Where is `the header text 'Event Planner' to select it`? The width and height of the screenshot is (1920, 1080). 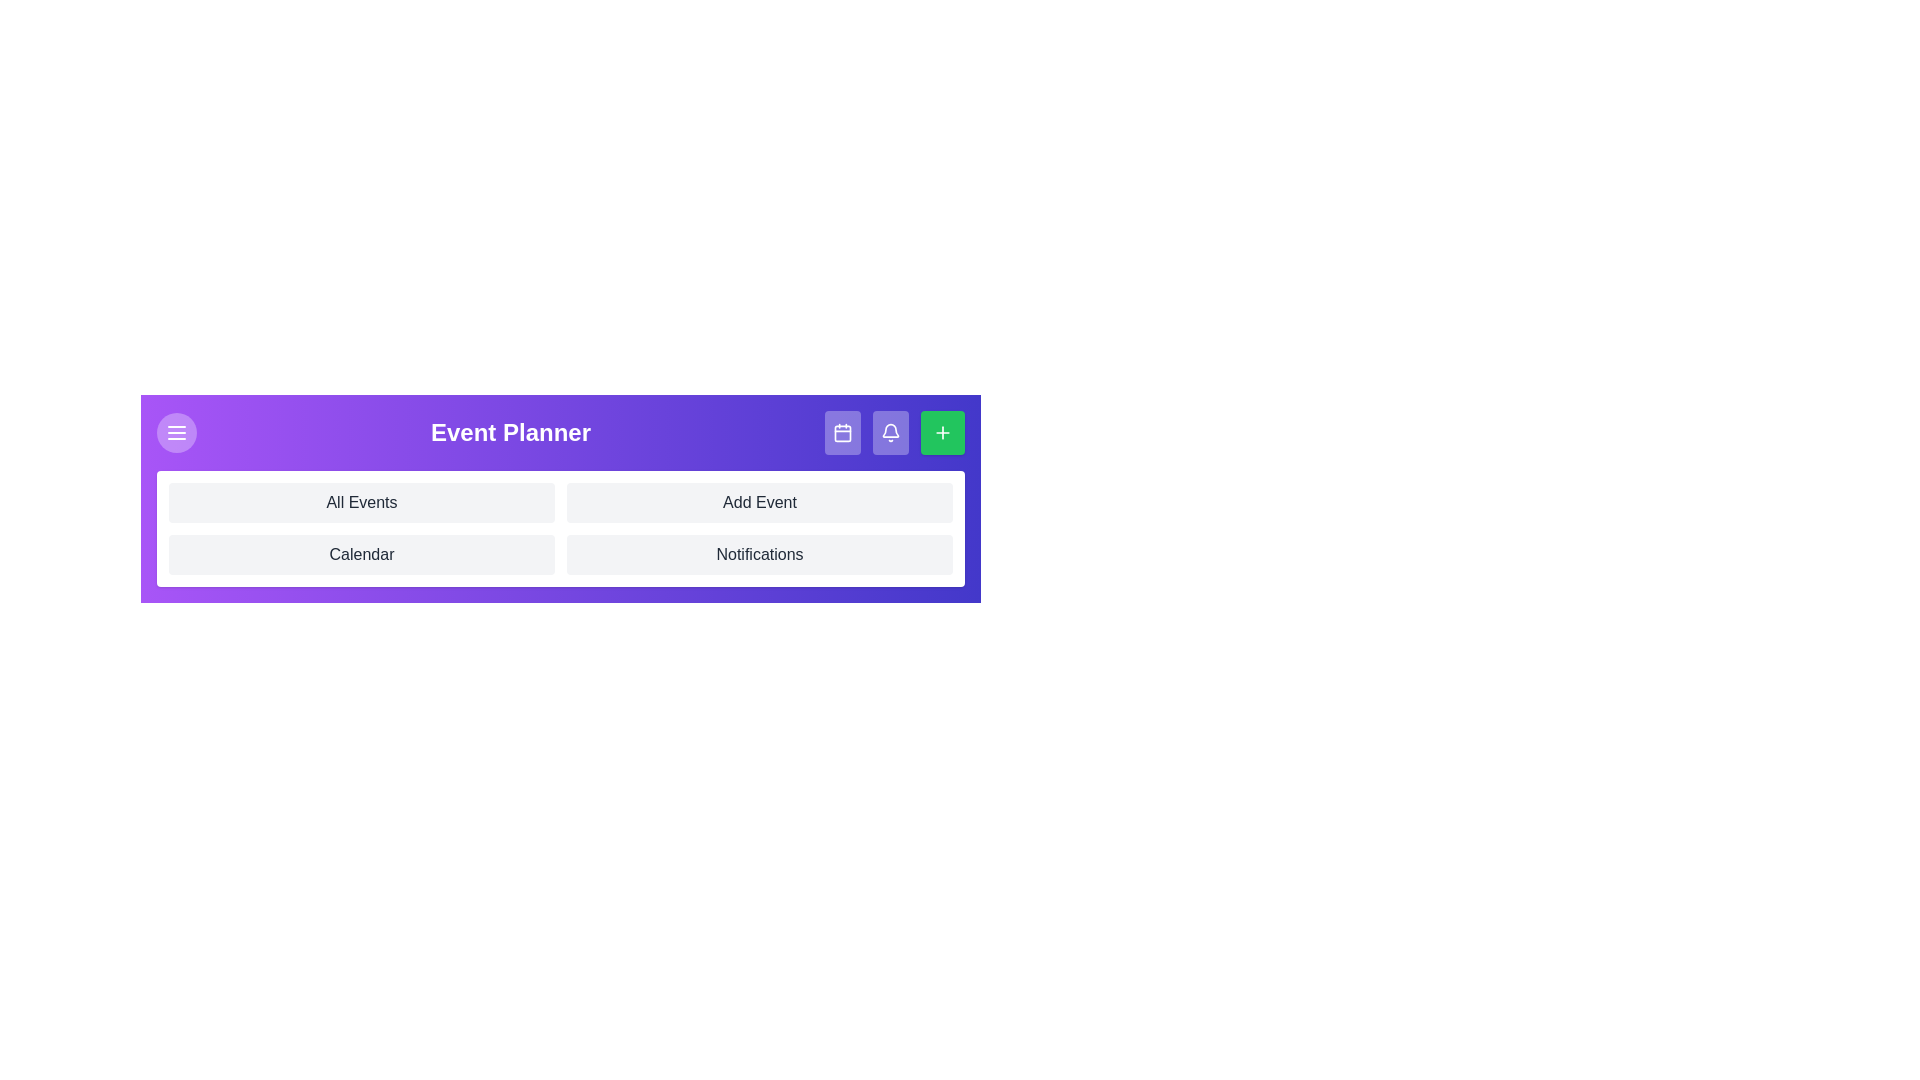
the header text 'Event Planner' to select it is located at coordinates (510, 431).